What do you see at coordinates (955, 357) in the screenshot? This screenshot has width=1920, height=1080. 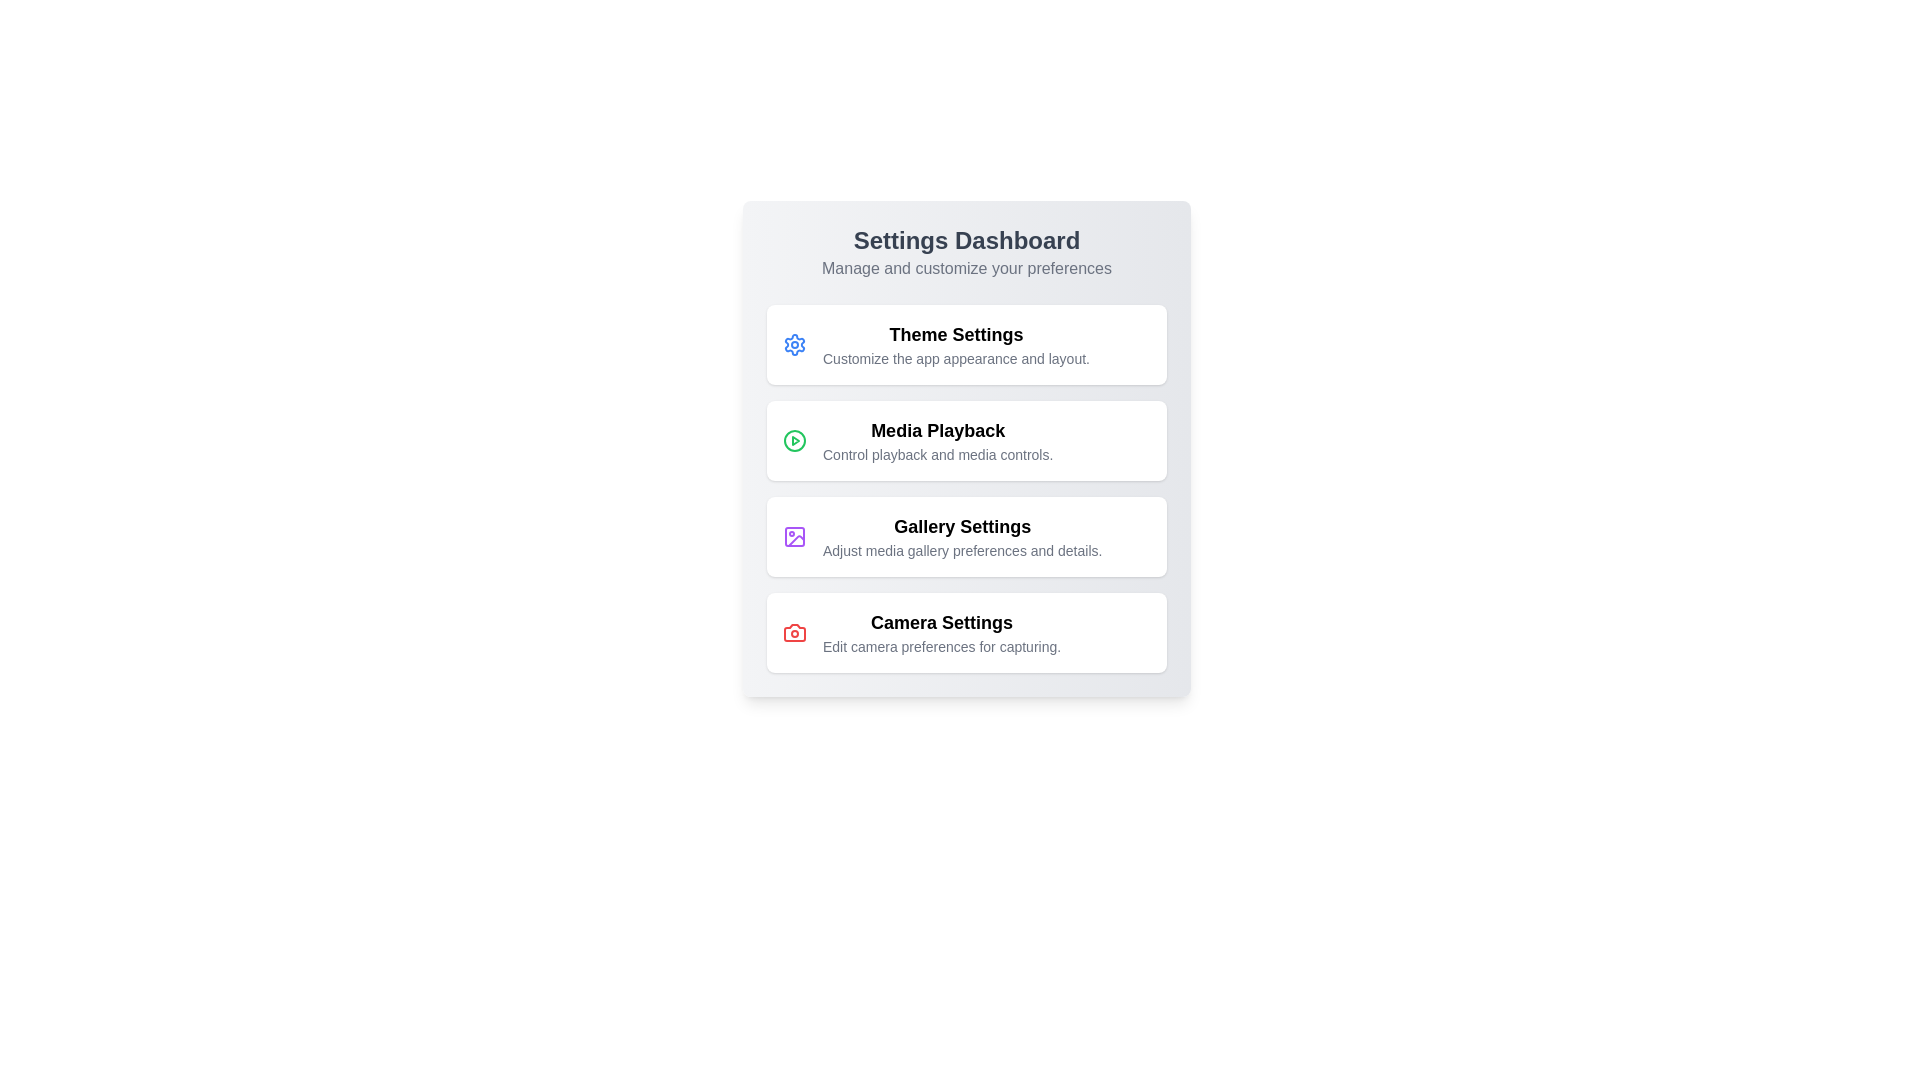 I see `the gray-colored text string that reads 'Customize the app appearance and layout.' located below the 'Theme Settings' title` at bounding box center [955, 357].